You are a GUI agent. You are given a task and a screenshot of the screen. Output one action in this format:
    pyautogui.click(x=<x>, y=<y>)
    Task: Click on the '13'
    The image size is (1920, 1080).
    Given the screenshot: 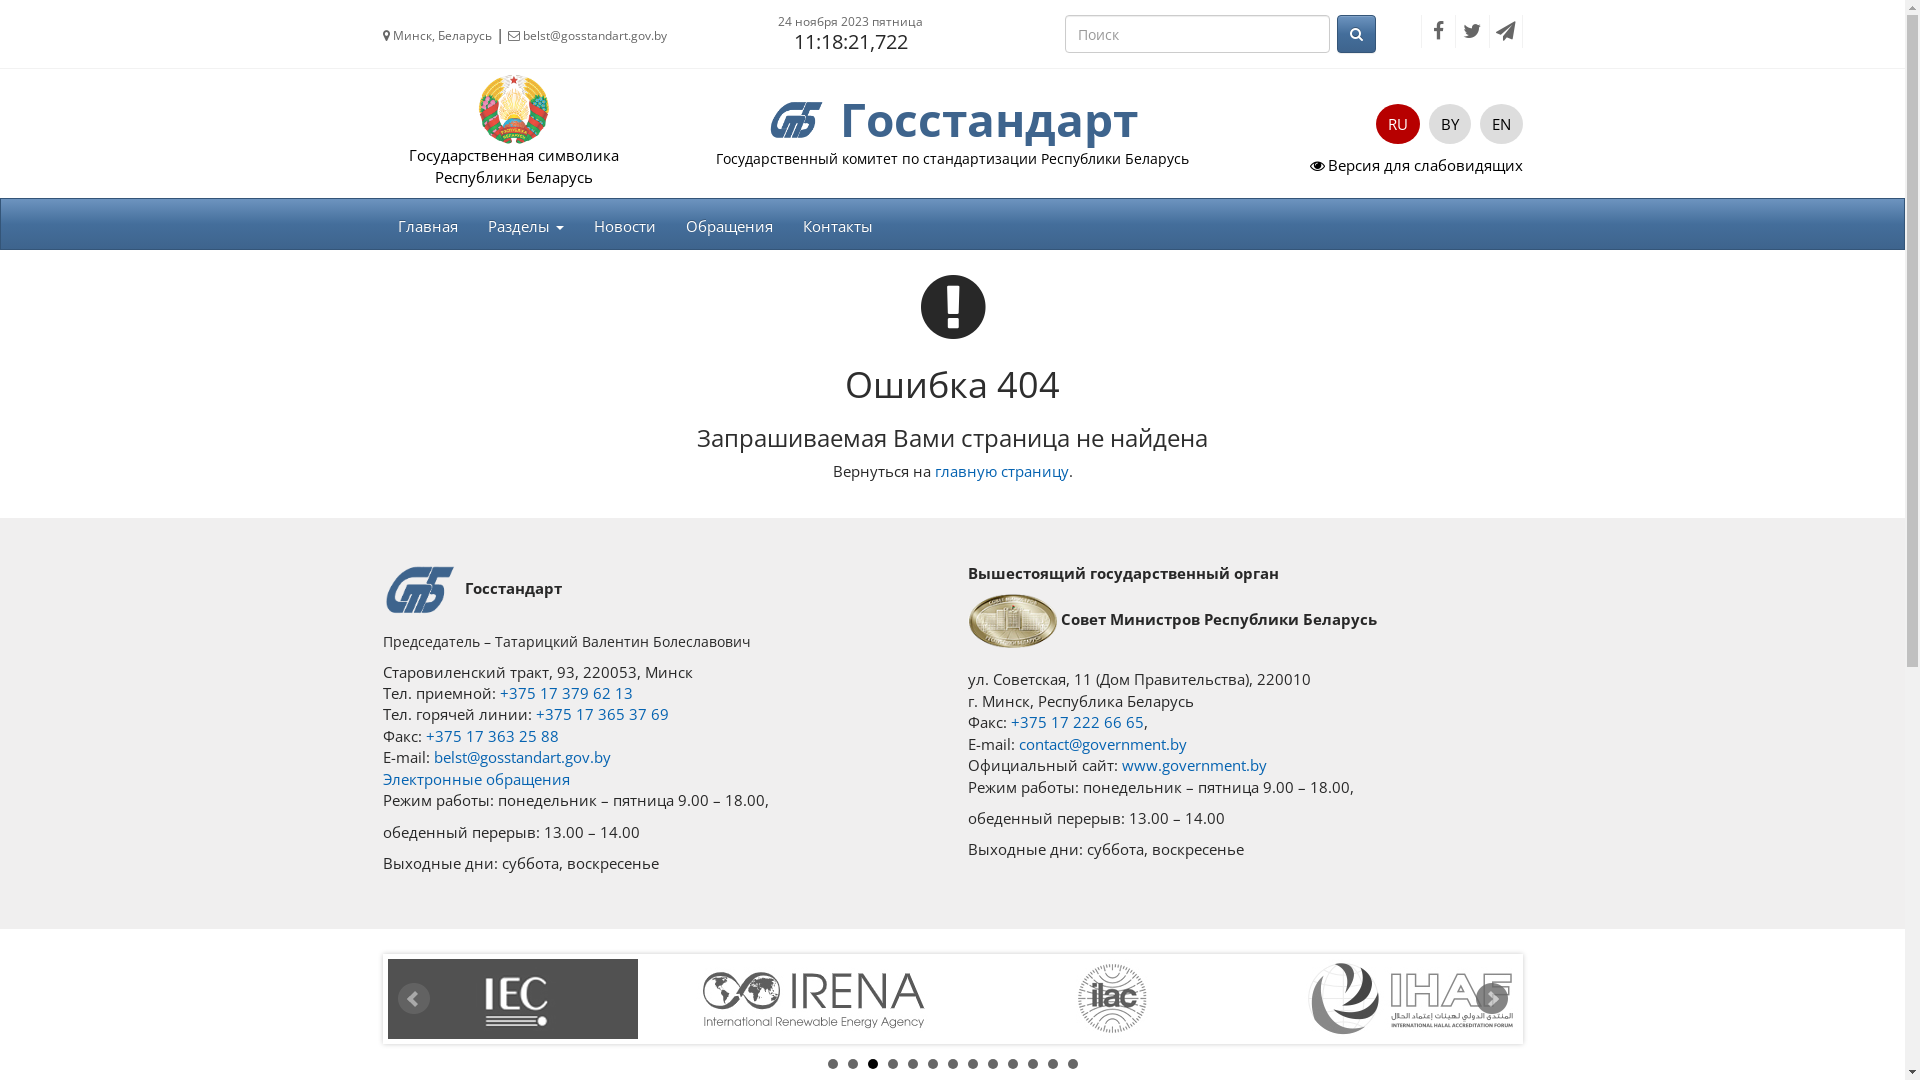 What is the action you would take?
    pyautogui.click(x=1072, y=1063)
    